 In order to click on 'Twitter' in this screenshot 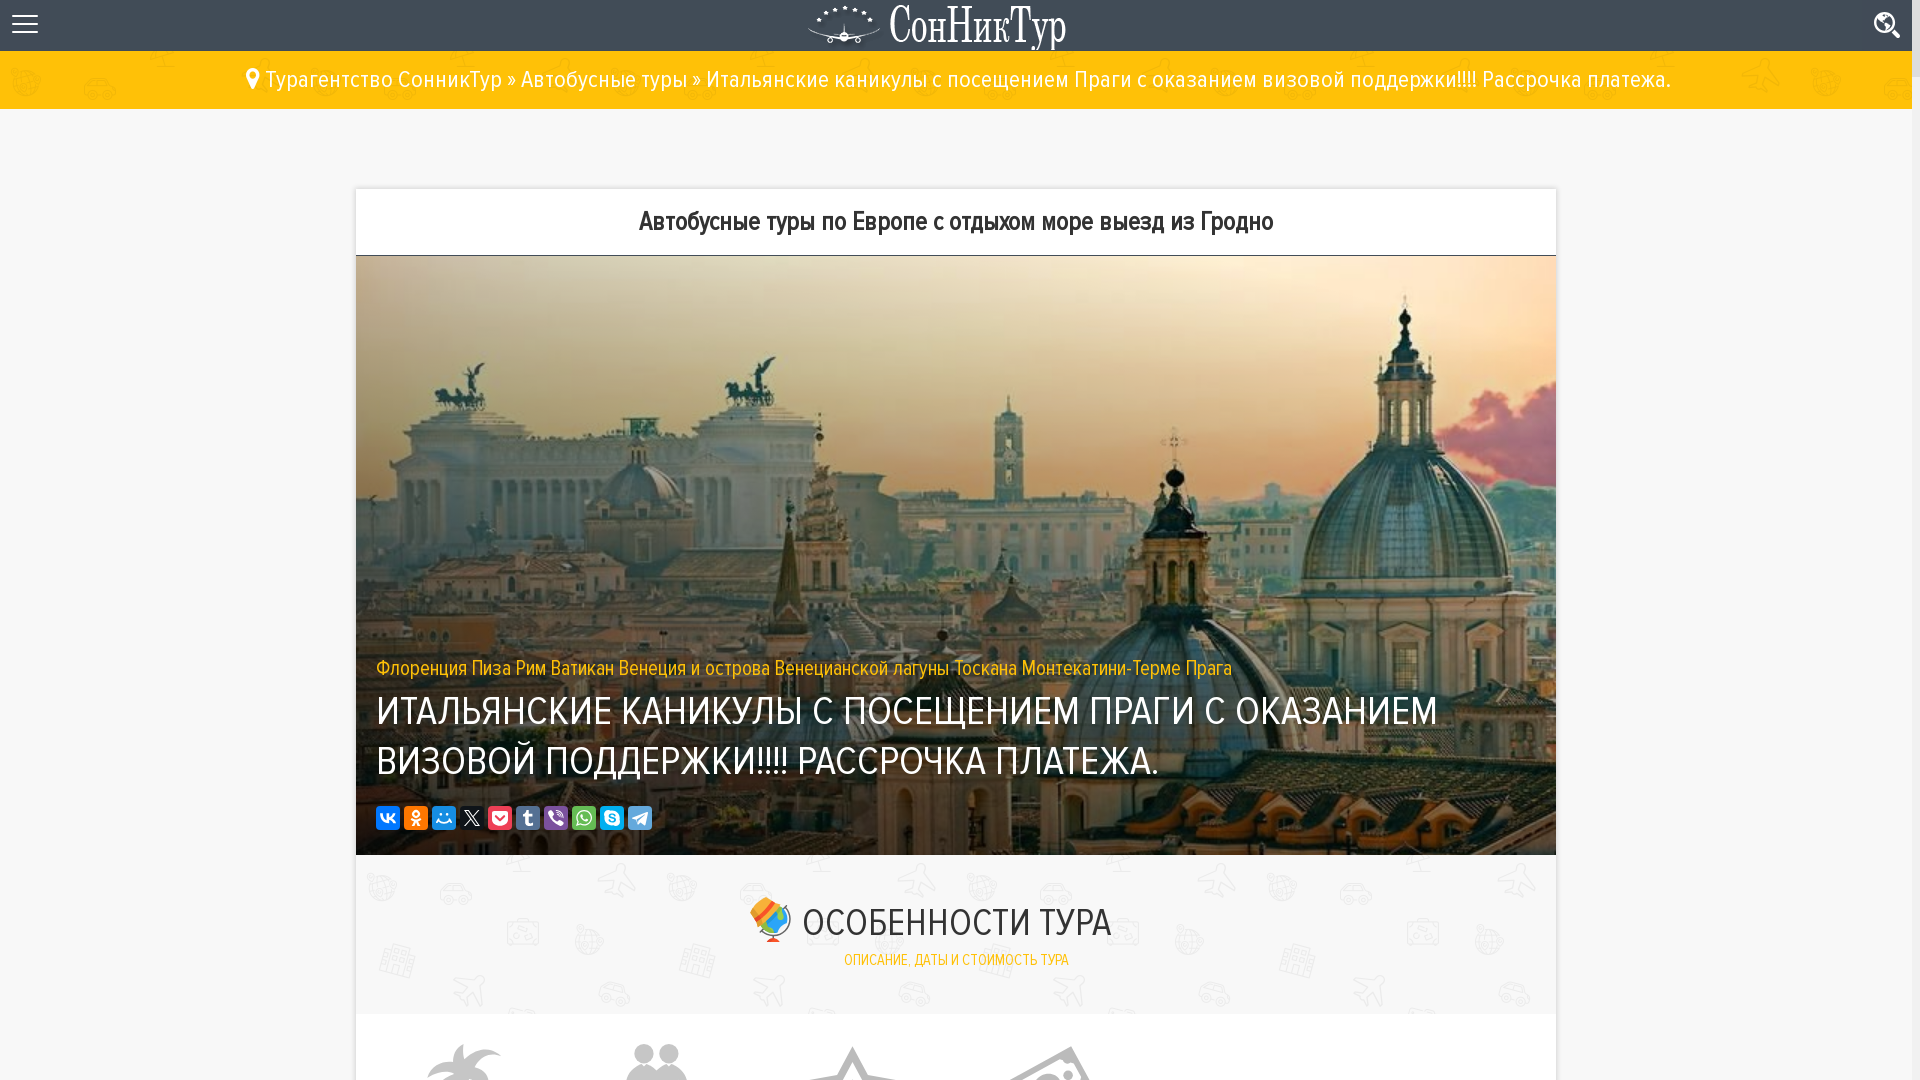, I will do `click(459, 817)`.